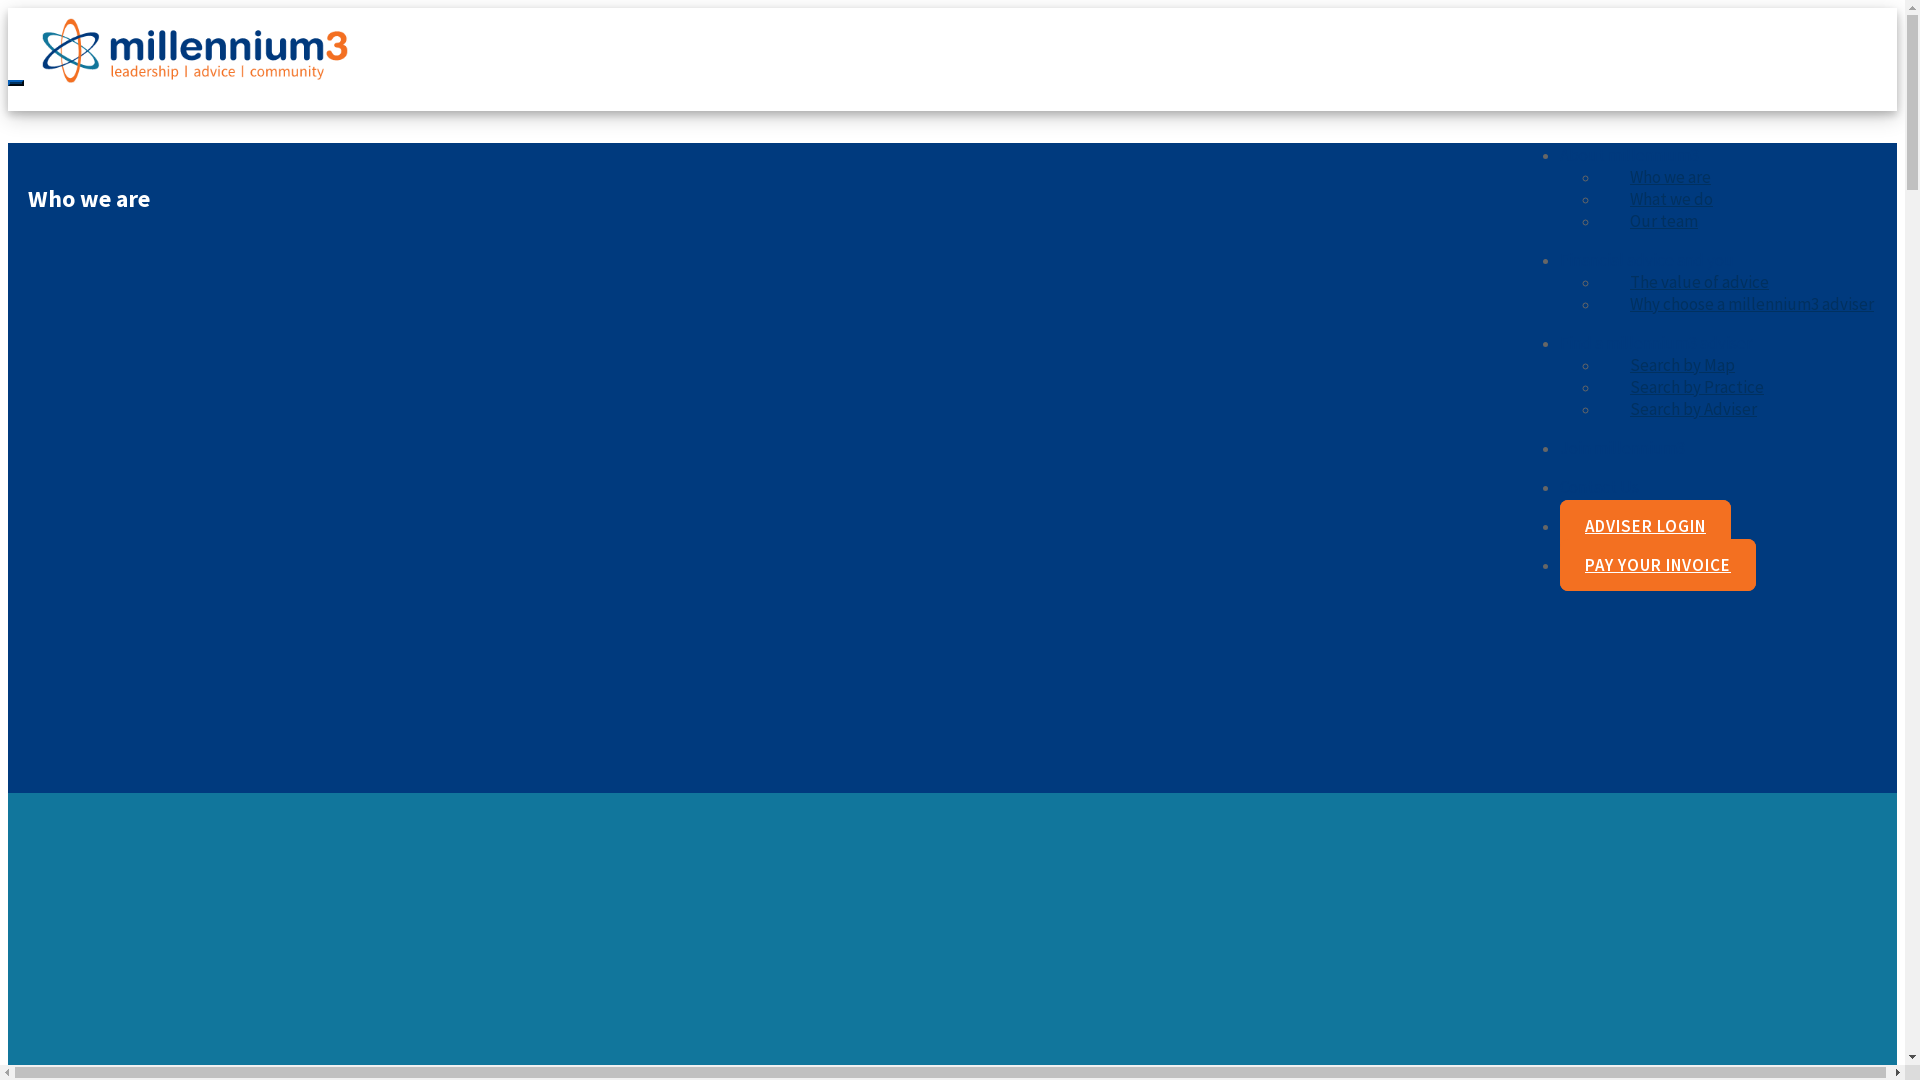  I want to click on 'The value of advice', so click(1598, 281).